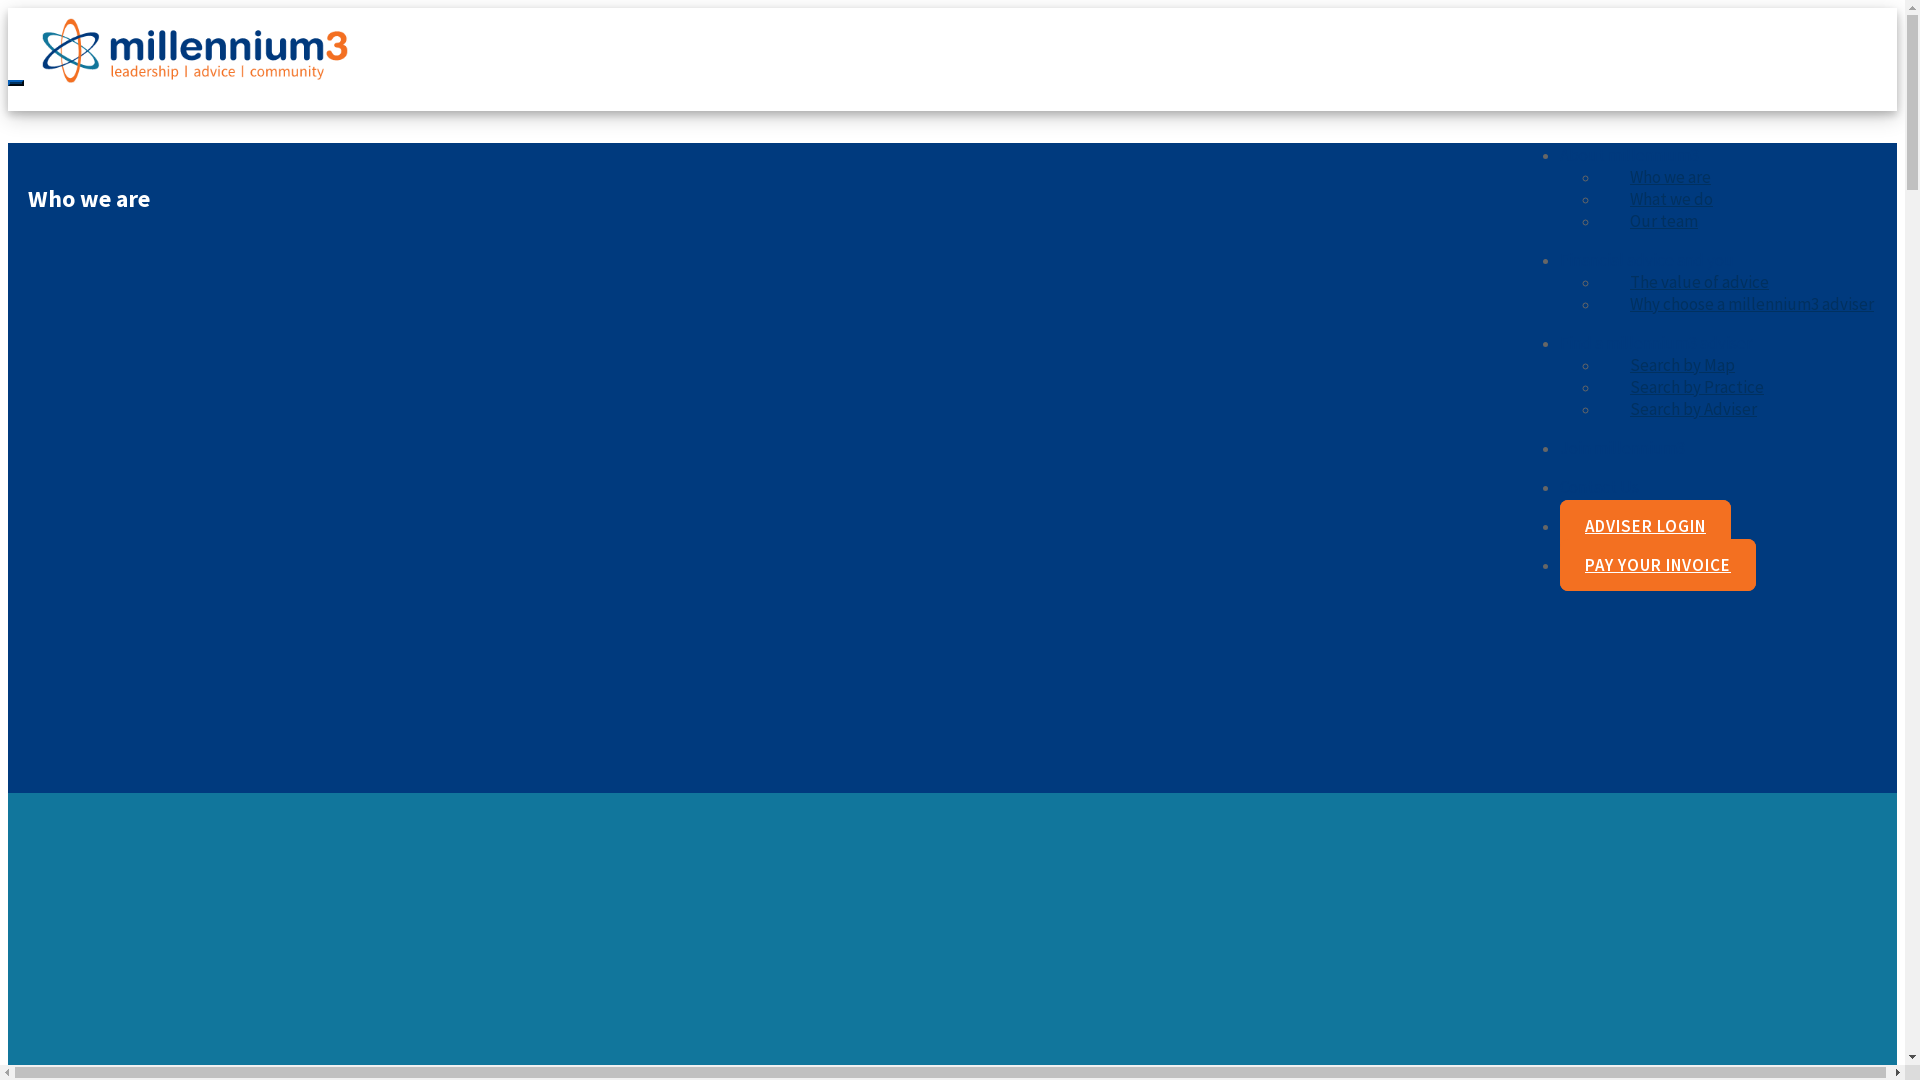  I want to click on 'The value of advice', so click(1598, 281).